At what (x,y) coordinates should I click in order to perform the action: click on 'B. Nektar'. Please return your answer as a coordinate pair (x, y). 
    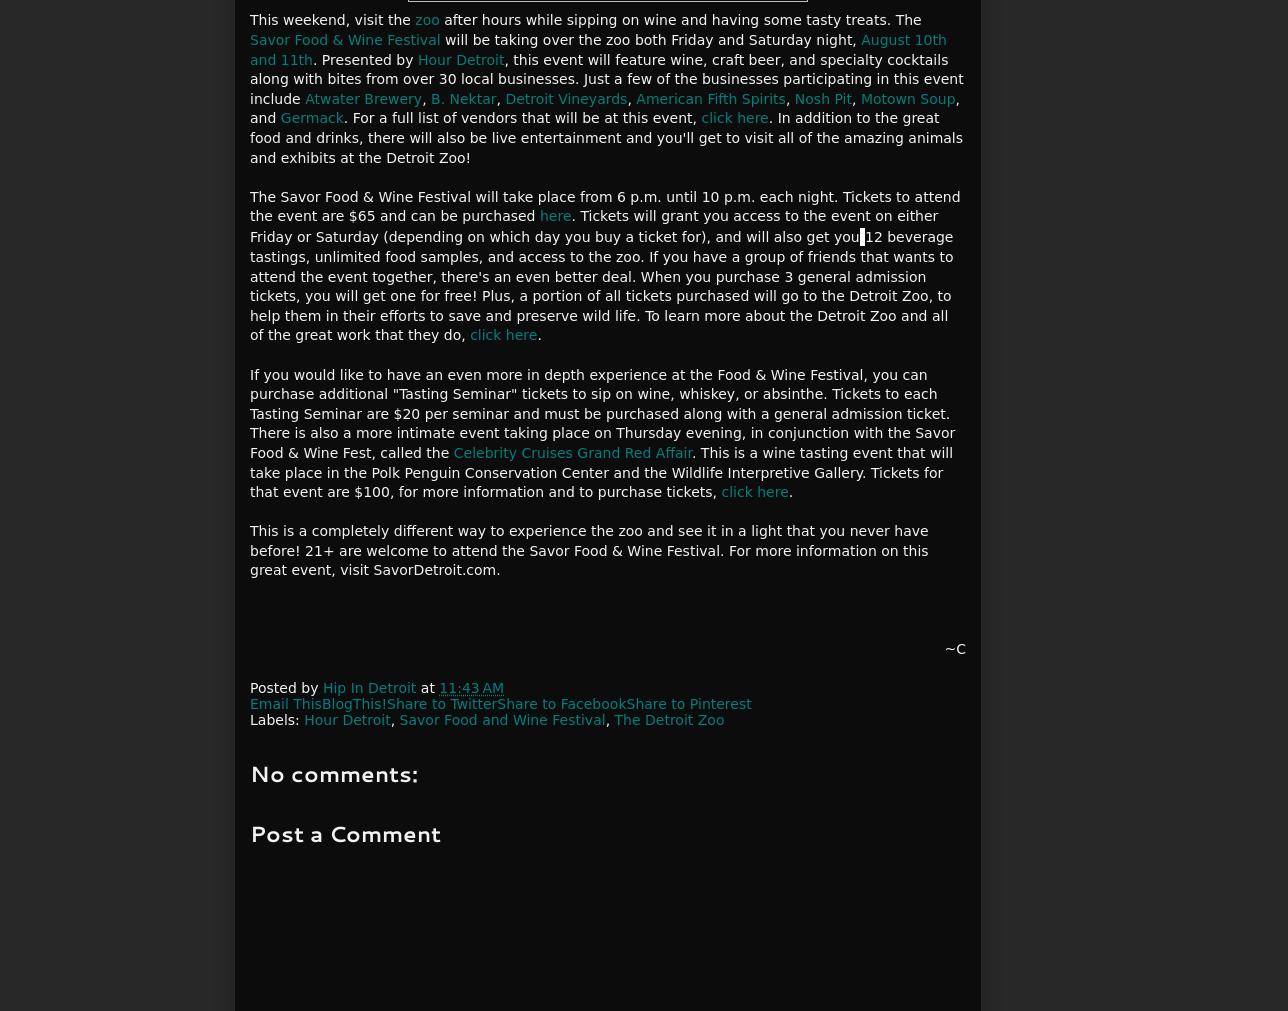
    Looking at the image, I should click on (463, 96).